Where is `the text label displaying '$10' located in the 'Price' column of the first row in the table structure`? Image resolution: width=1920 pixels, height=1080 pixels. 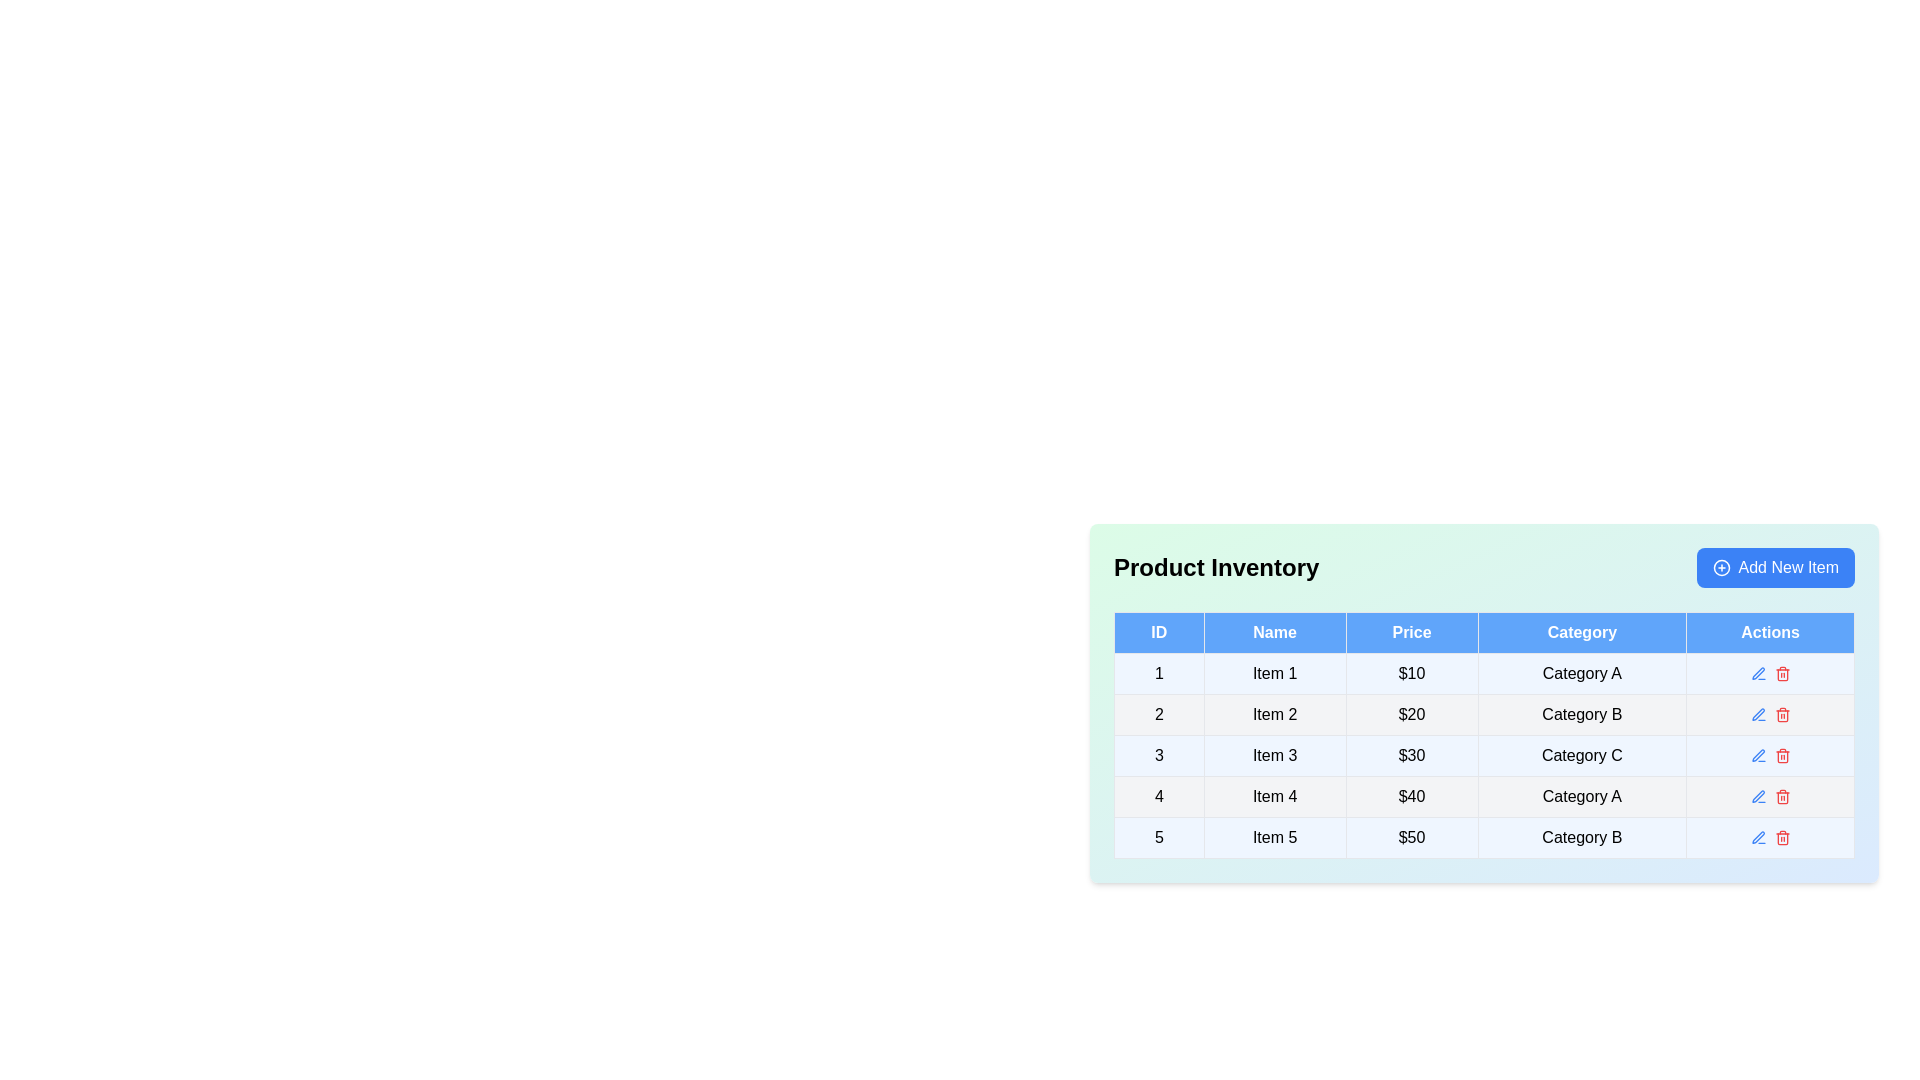
the text label displaying '$10' located in the 'Price' column of the first row in the table structure is located at coordinates (1410, 674).